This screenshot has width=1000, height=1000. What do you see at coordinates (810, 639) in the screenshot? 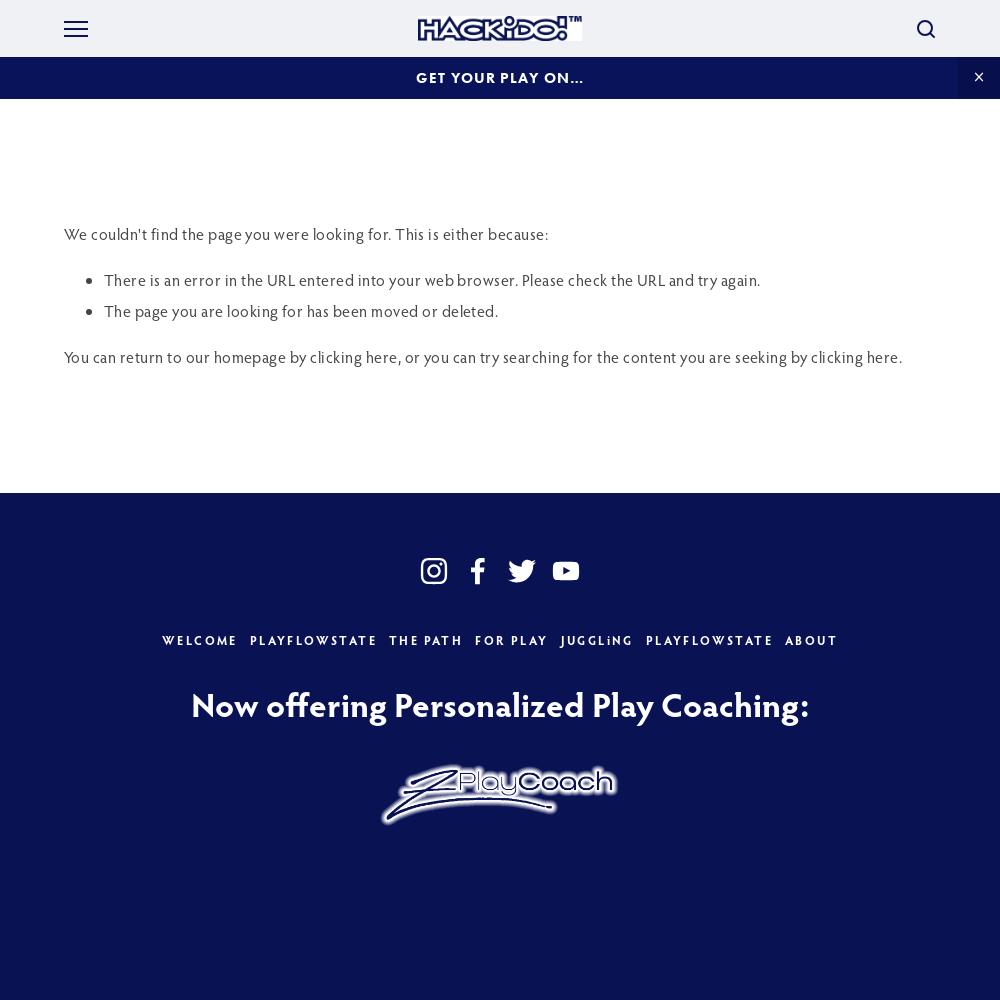
I see `'ABOUT'` at bounding box center [810, 639].